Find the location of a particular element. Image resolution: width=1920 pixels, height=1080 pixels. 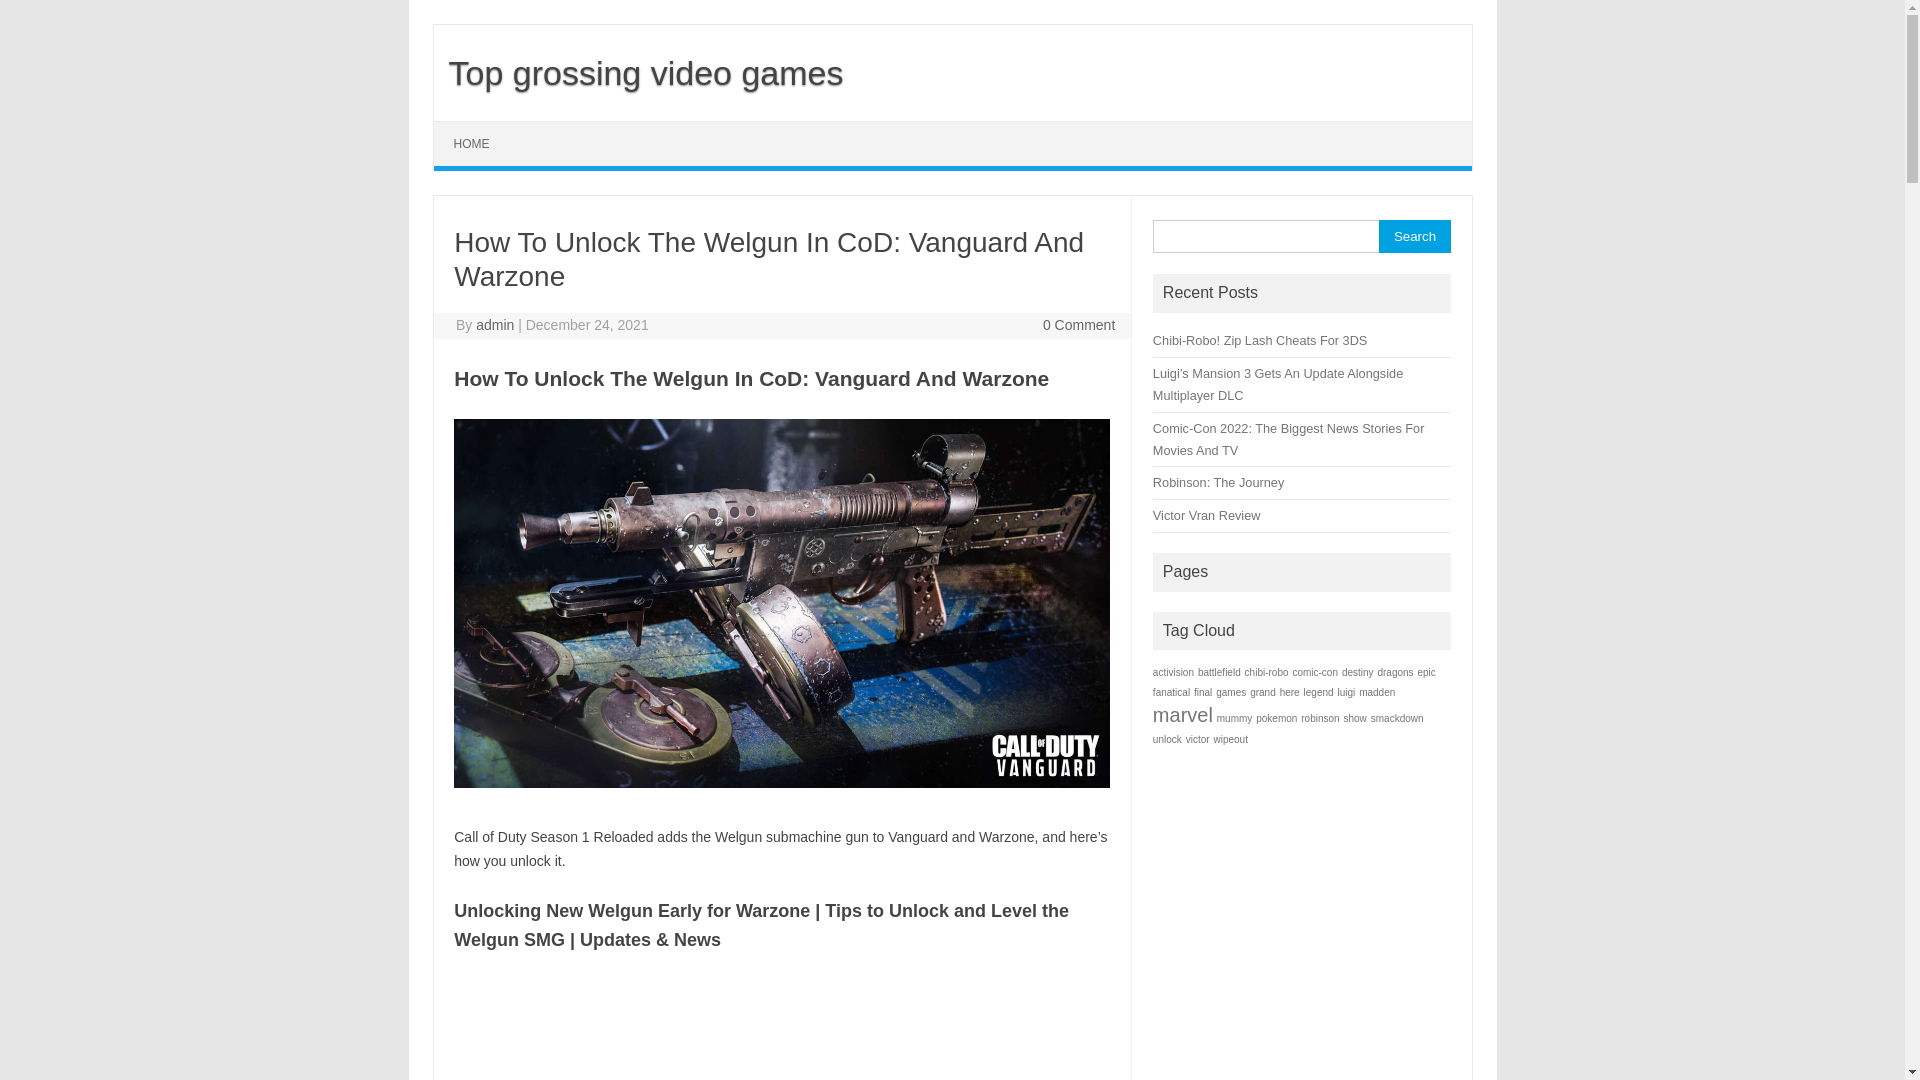

'marvel' is located at coordinates (1182, 713).